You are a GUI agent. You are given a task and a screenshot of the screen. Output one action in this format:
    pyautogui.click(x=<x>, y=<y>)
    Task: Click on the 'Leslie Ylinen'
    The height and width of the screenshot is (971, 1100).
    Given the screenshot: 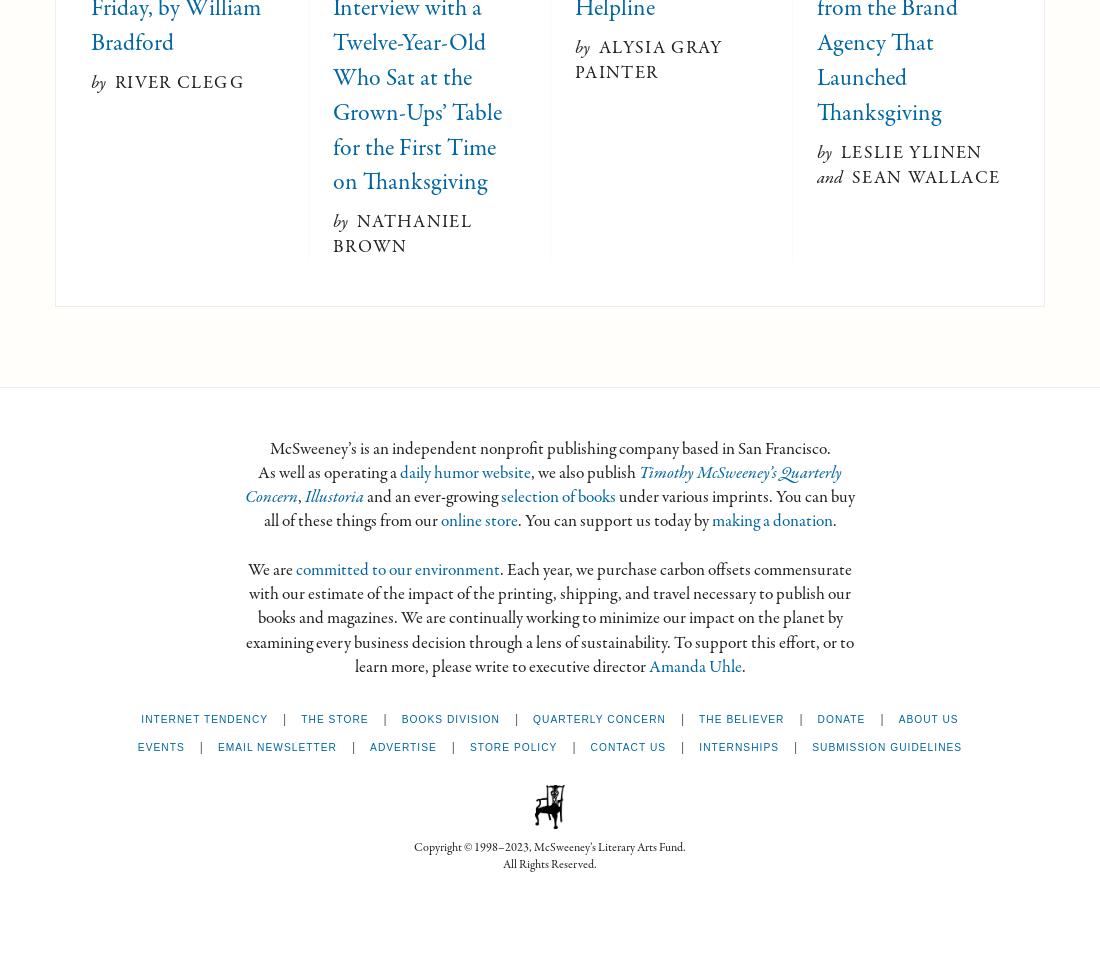 What is the action you would take?
    pyautogui.click(x=911, y=152)
    